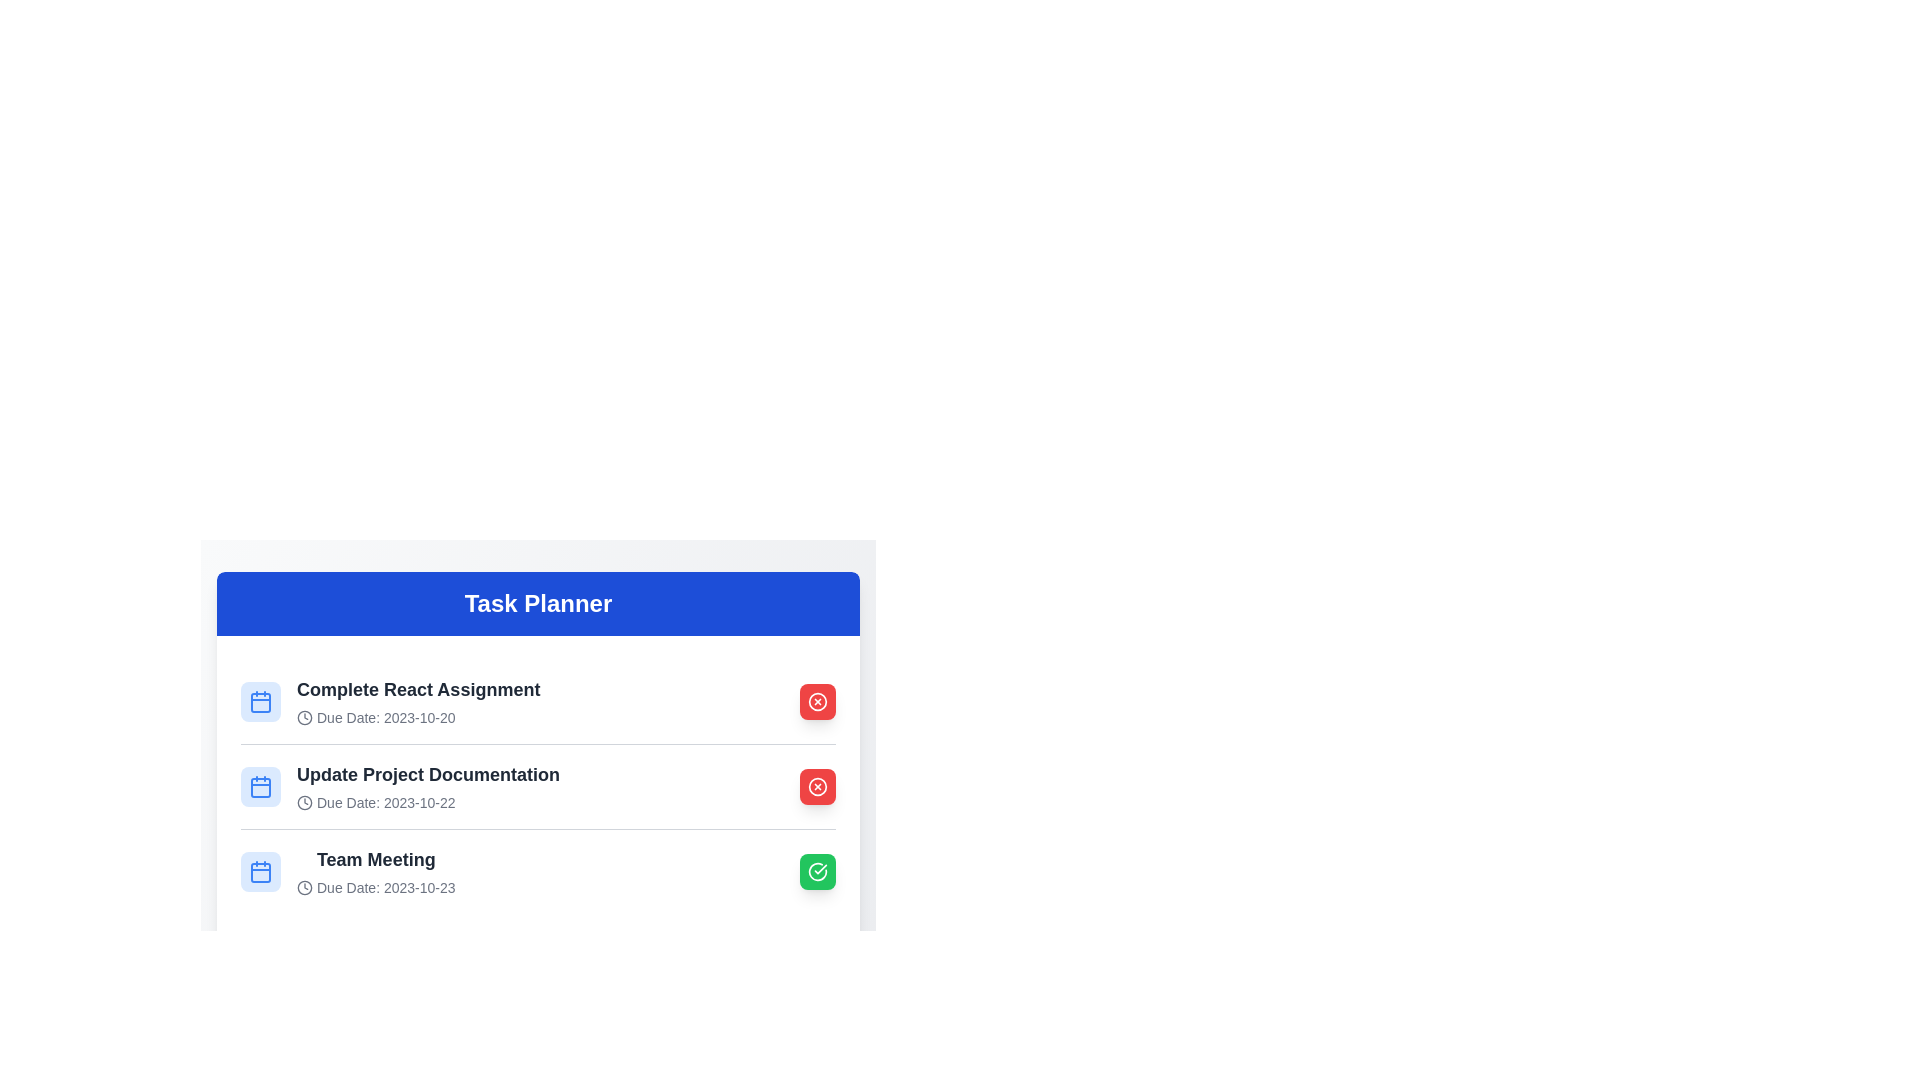 The image size is (1920, 1080). I want to click on the green circular button with a white checkmark symbol located in the bottom-right corner of the 'Team Meeting' task details, so click(817, 870).